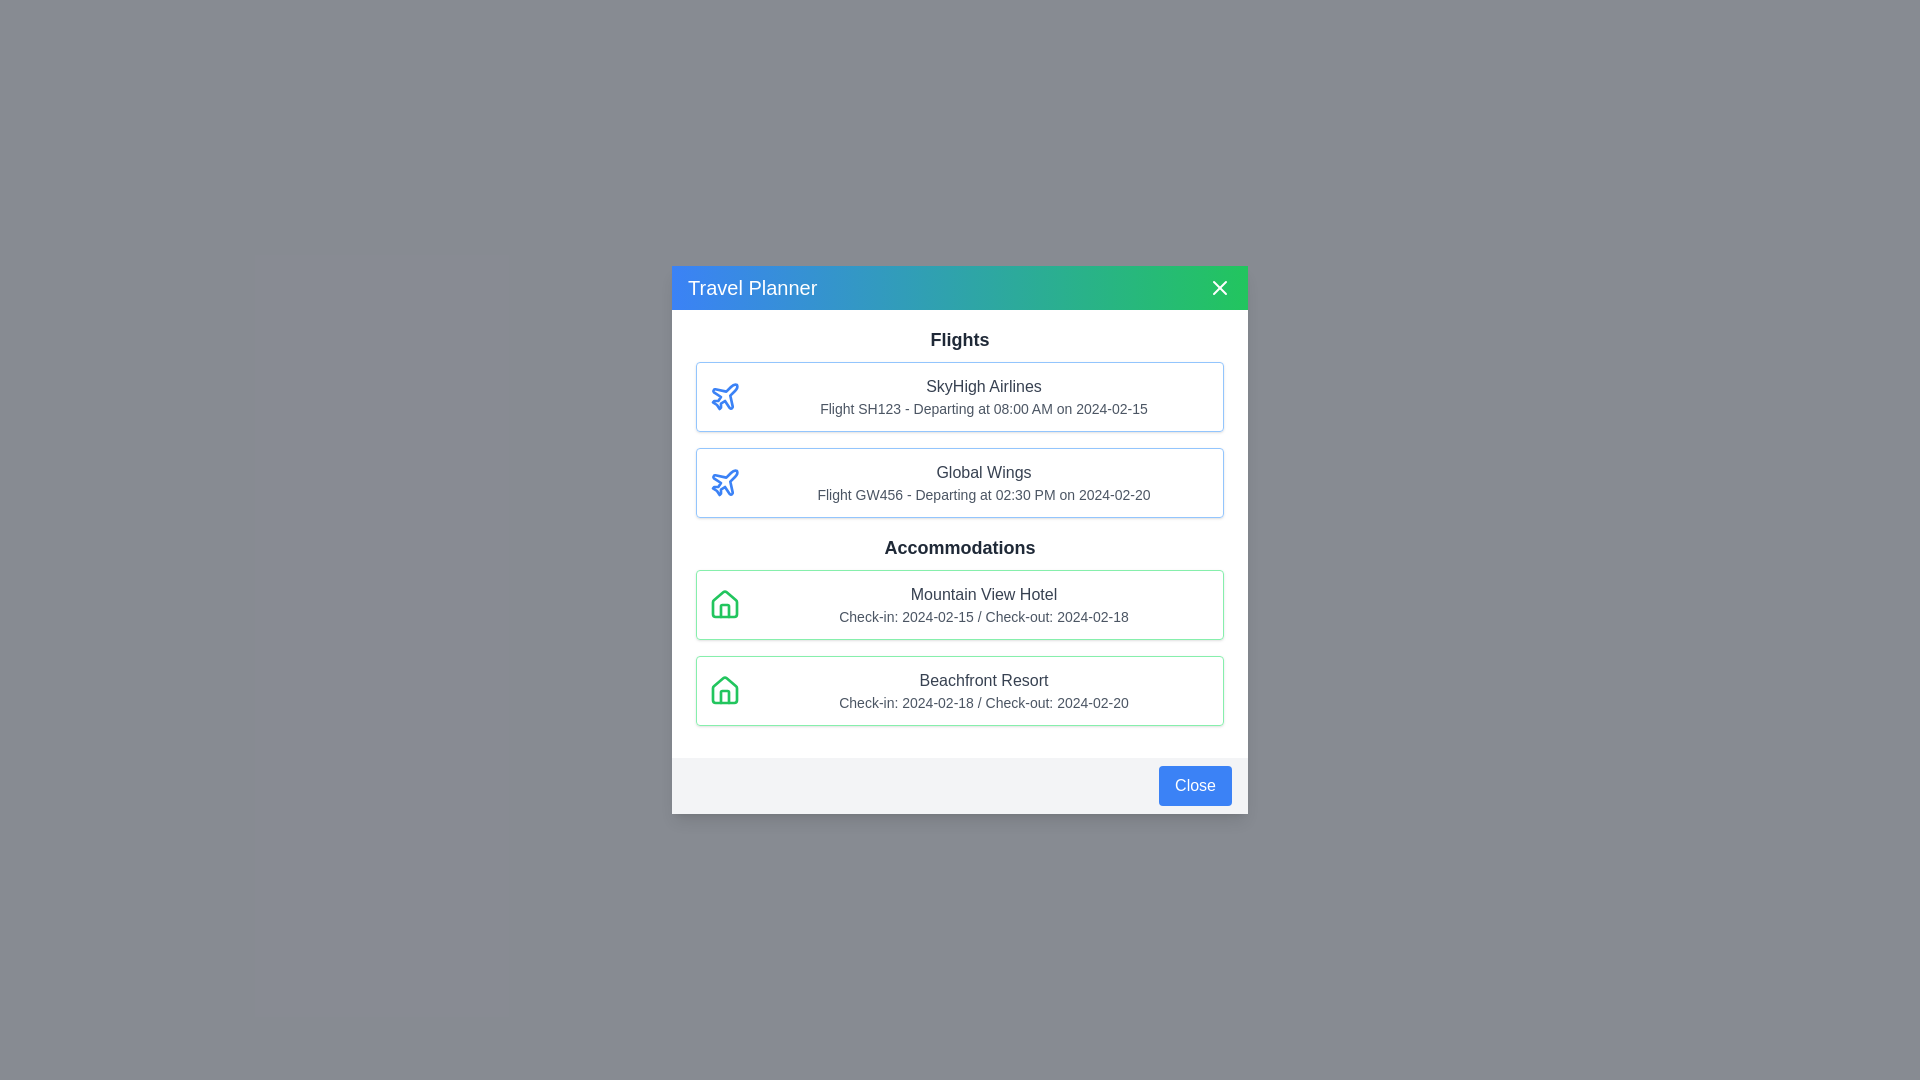 This screenshot has height=1080, width=1920. Describe the element at coordinates (983, 482) in the screenshot. I see `the Text information component displaying 'Global Wings' and flight details 'GW456' in the 'Flights' section of the 'Travel Planner' interface` at that location.